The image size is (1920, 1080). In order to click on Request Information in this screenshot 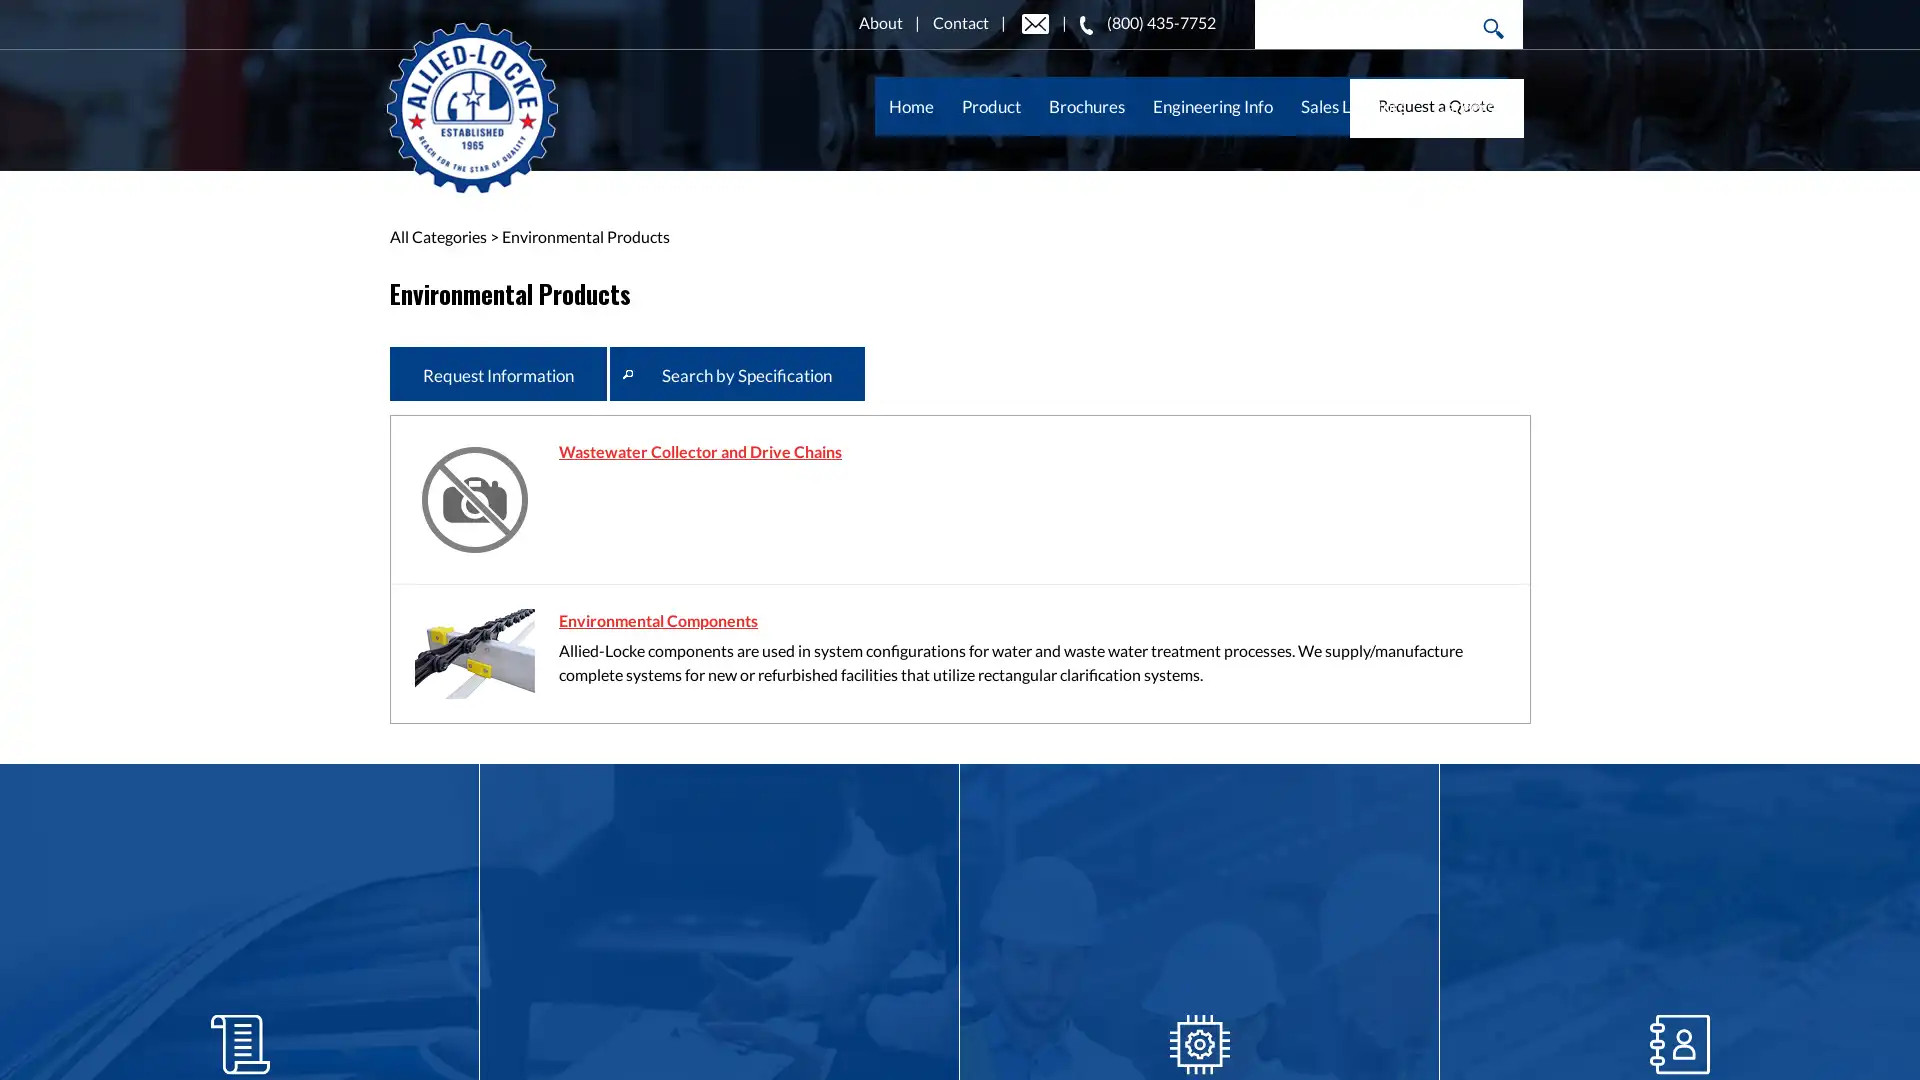, I will do `click(498, 373)`.